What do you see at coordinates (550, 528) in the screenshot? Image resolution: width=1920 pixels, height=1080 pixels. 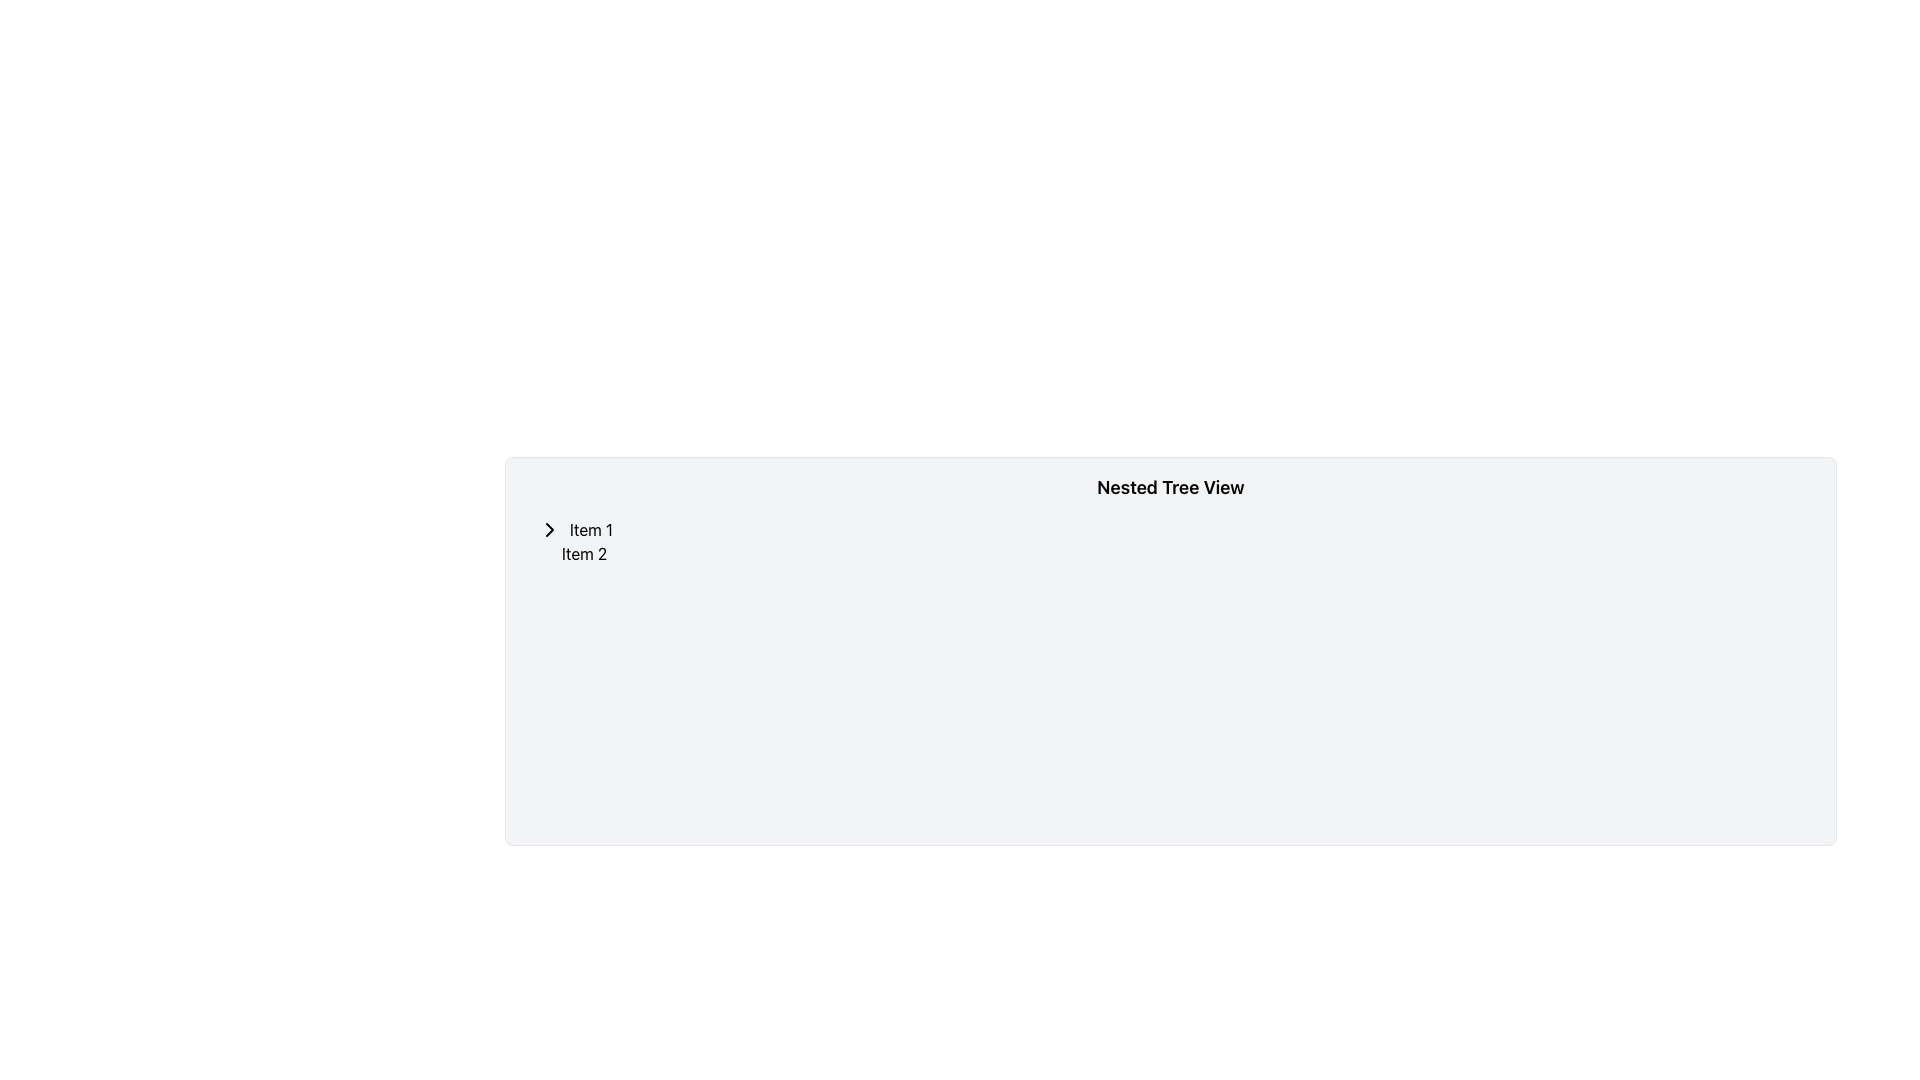 I see `the rightward-pointing chevron arrow icon located to the left of 'Item 1' for keyboard interaction` at bounding box center [550, 528].